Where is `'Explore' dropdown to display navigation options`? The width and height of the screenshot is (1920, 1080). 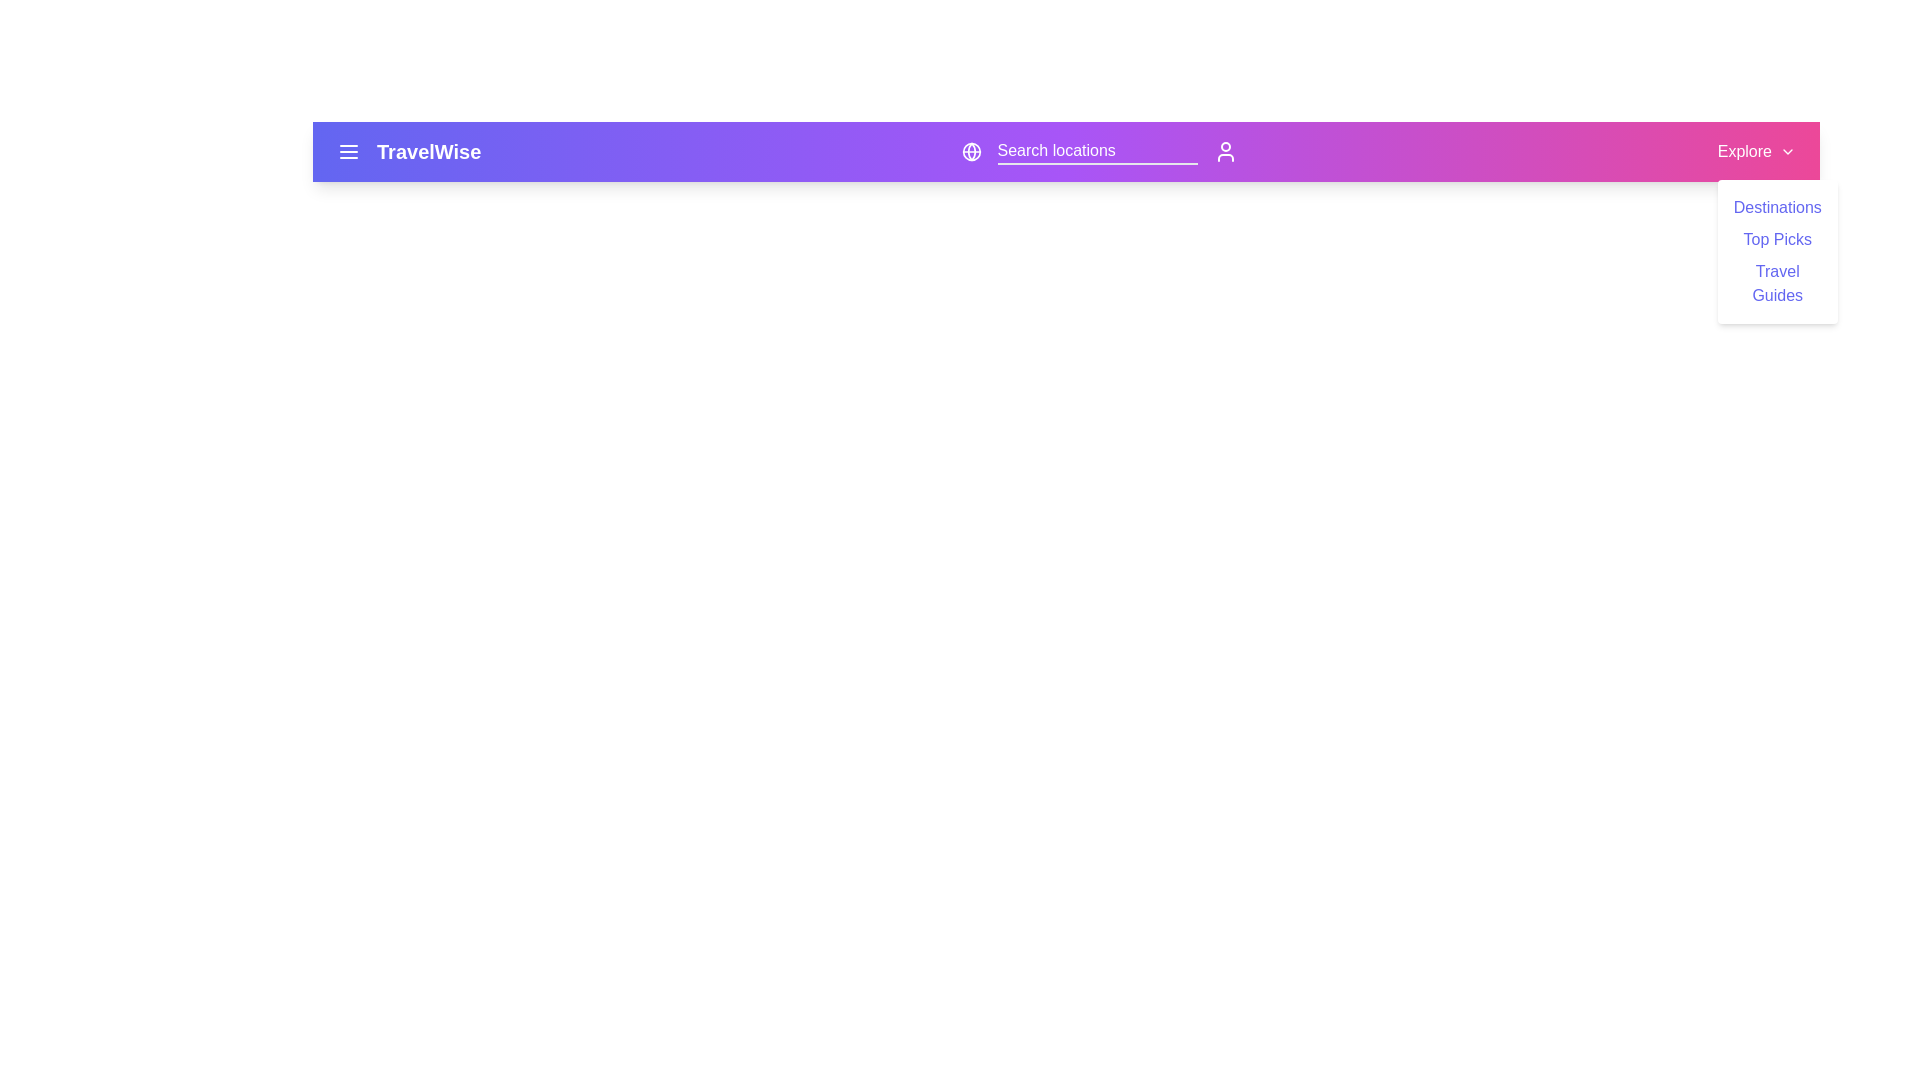 'Explore' dropdown to display navigation options is located at coordinates (1755, 150).